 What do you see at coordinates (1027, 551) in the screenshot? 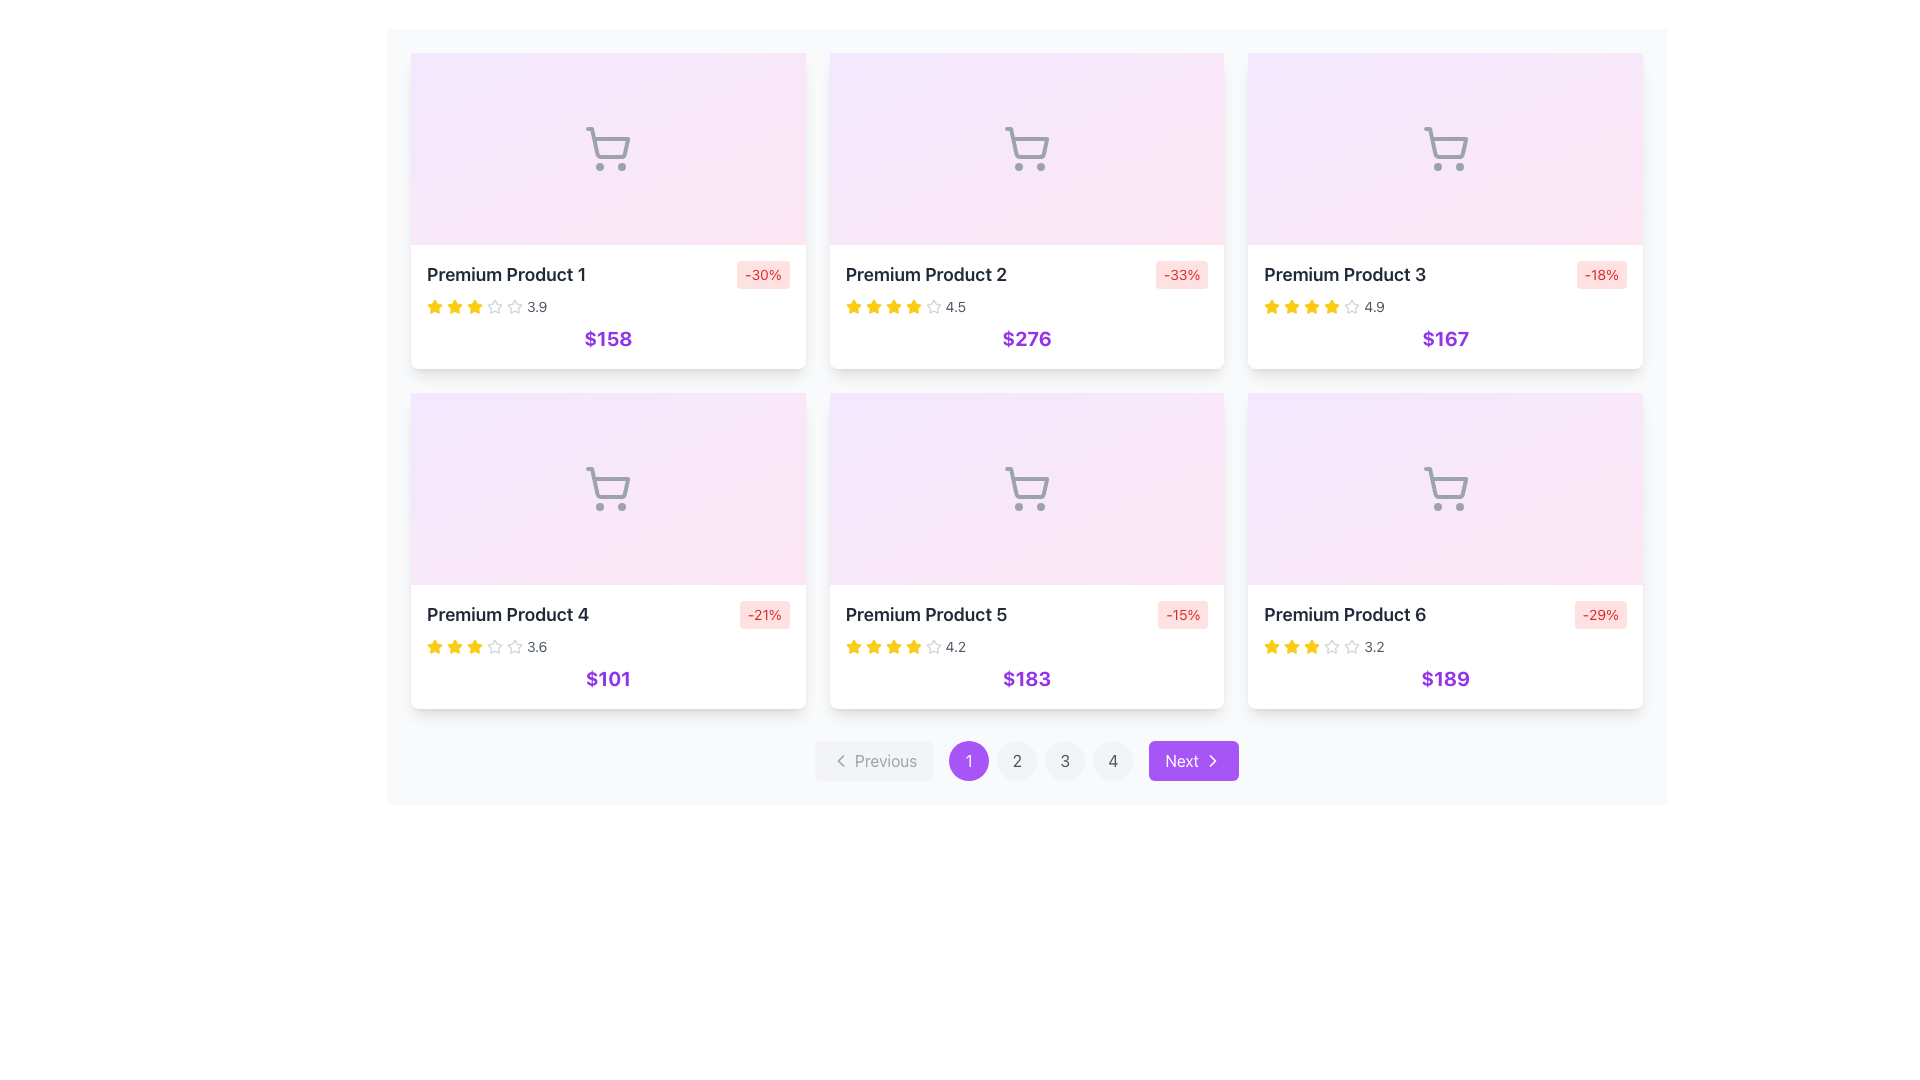
I see `the fifth product card` at bounding box center [1027, 551].